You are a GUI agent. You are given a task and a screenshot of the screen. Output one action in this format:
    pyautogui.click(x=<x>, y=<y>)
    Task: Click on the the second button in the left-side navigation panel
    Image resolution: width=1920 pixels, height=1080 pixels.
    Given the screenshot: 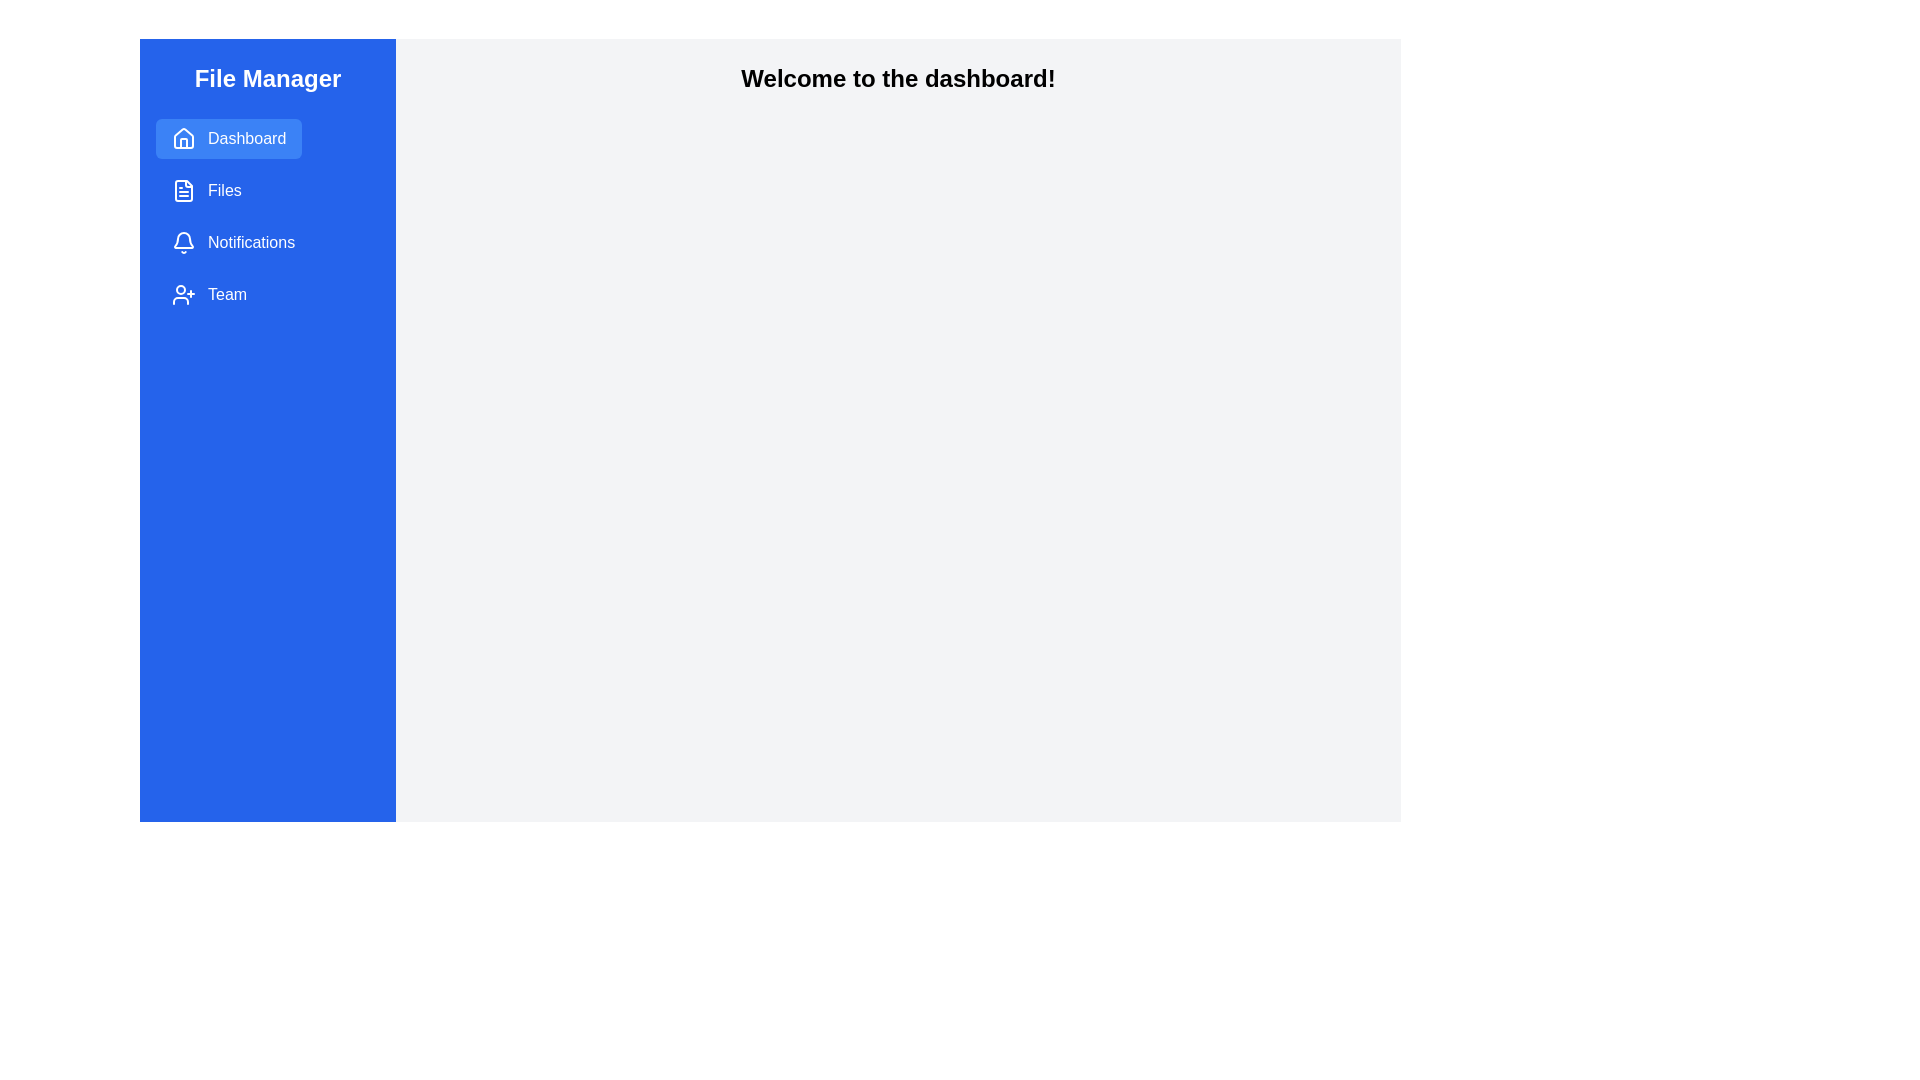 What is the action you would take?
    pyautogui.click(x=206, y=191)
    